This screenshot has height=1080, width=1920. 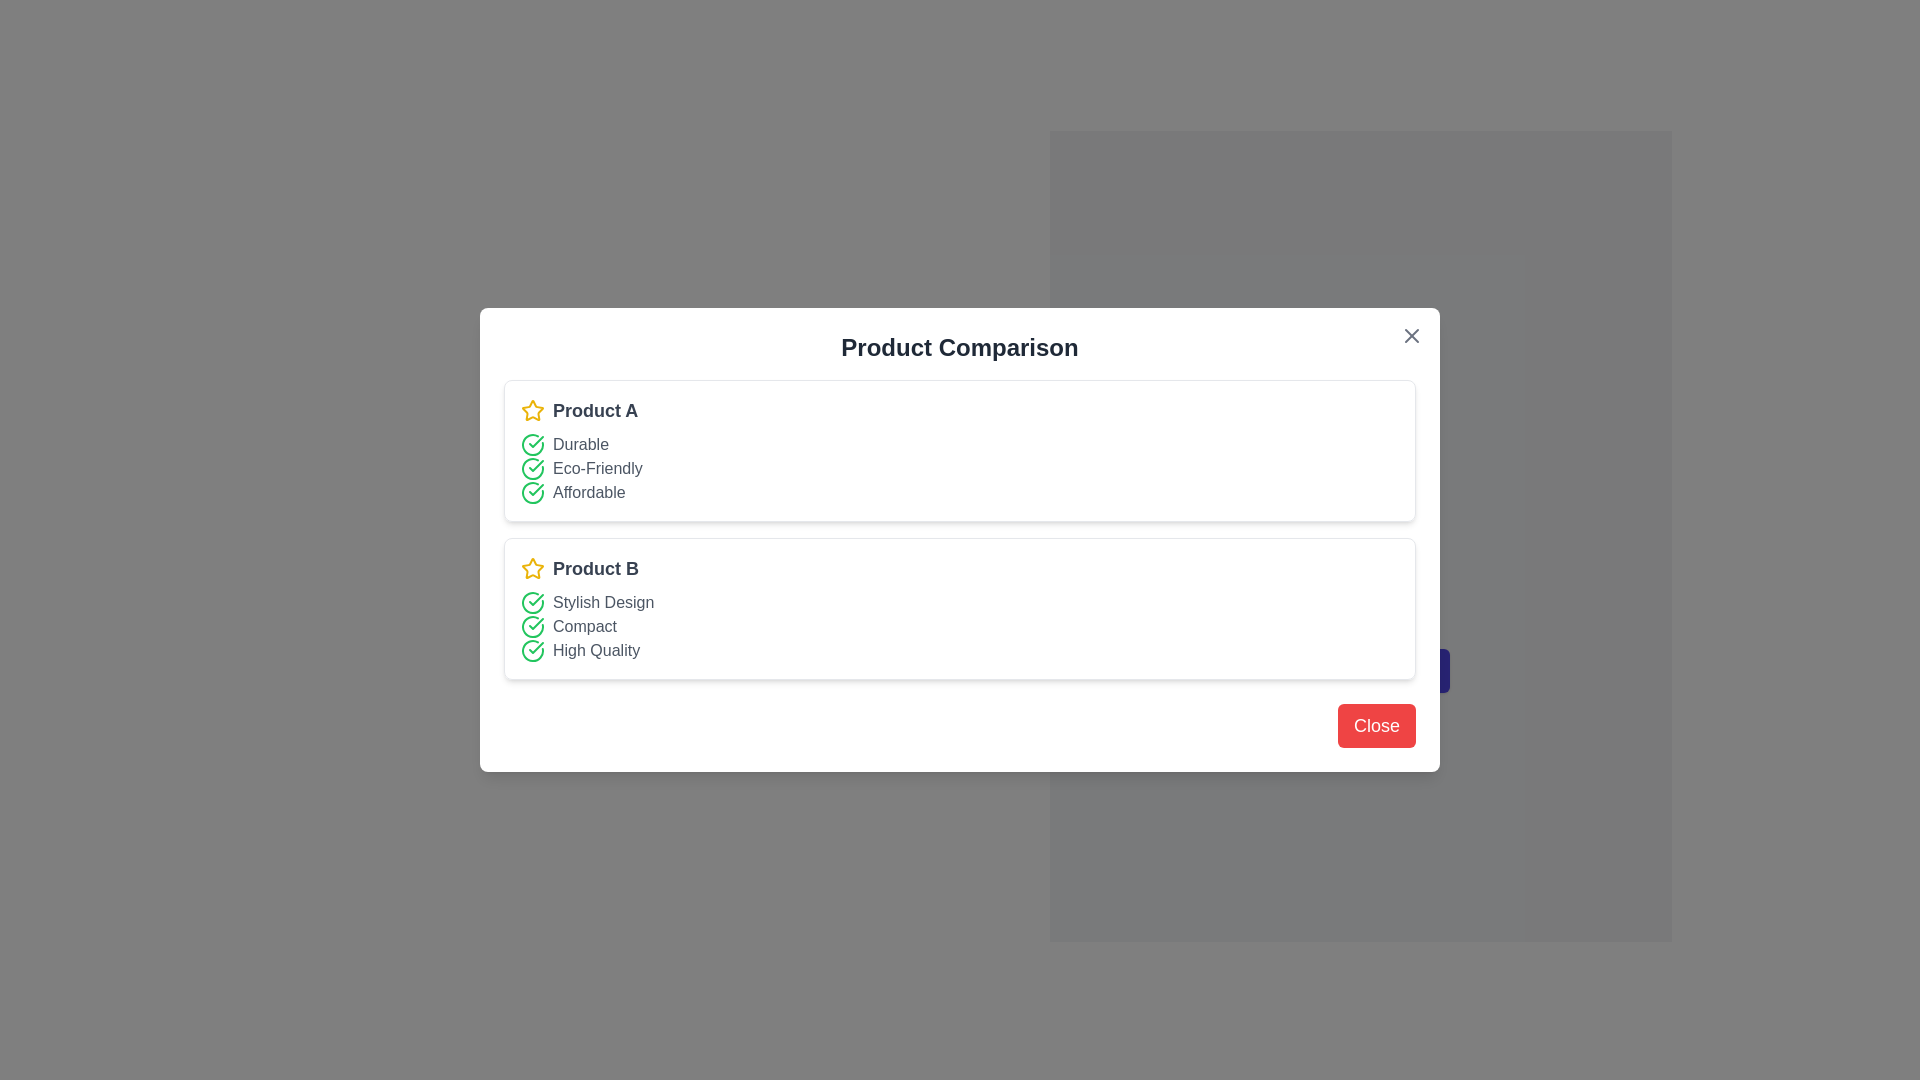 What do you see at coordinates (532, 601) in the screenshot?
I see `the primary circular outline of the graphical indicator located in the second grouping under the heading 'Product B', which is positioned slightly above the text 'Stylish Design'` at bounding box center [532, 601].